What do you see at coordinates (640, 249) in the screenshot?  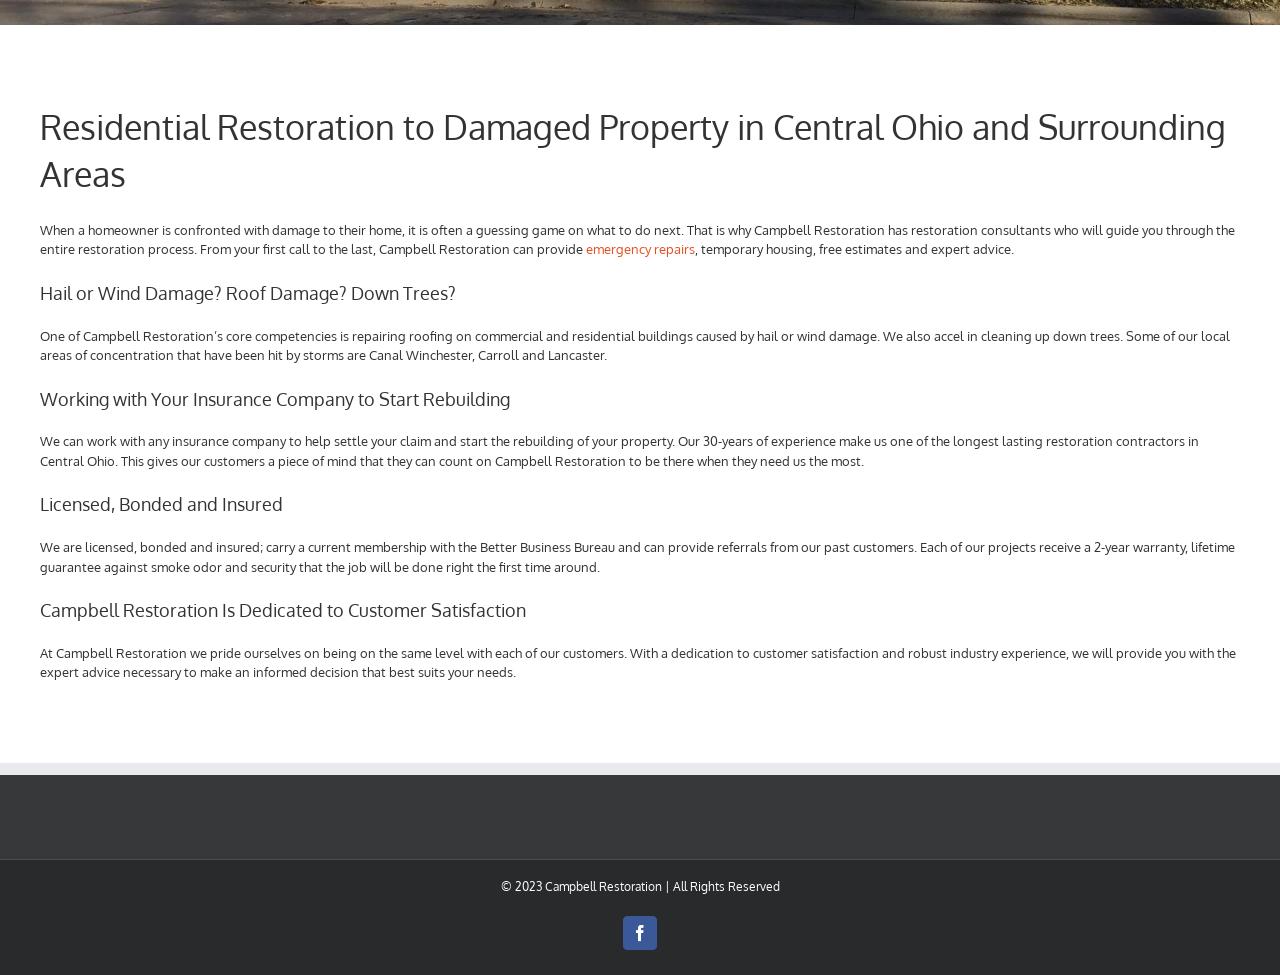 I see `'emergency repairs'` at bounding box center [640, 249].